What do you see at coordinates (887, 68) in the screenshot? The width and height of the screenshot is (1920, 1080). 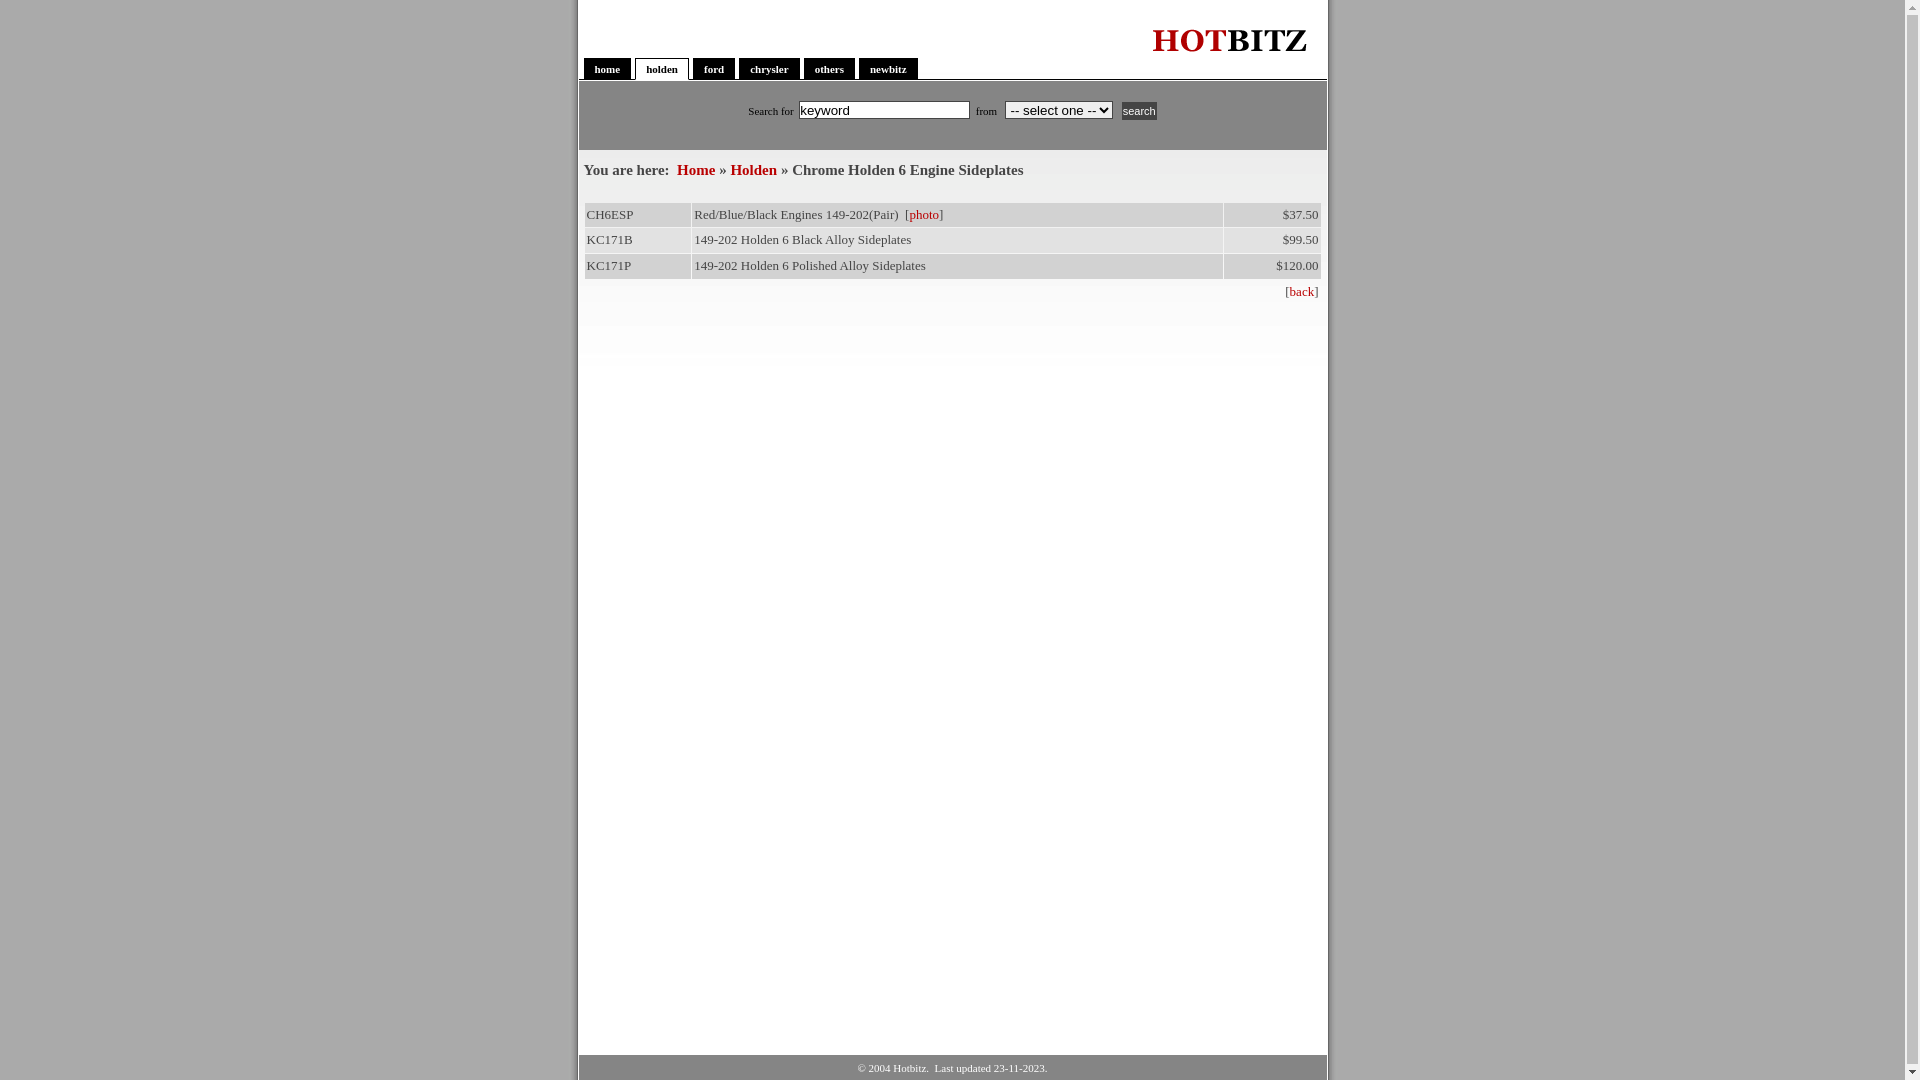 I see `'newbitz'` at bounding box center [887, 68].